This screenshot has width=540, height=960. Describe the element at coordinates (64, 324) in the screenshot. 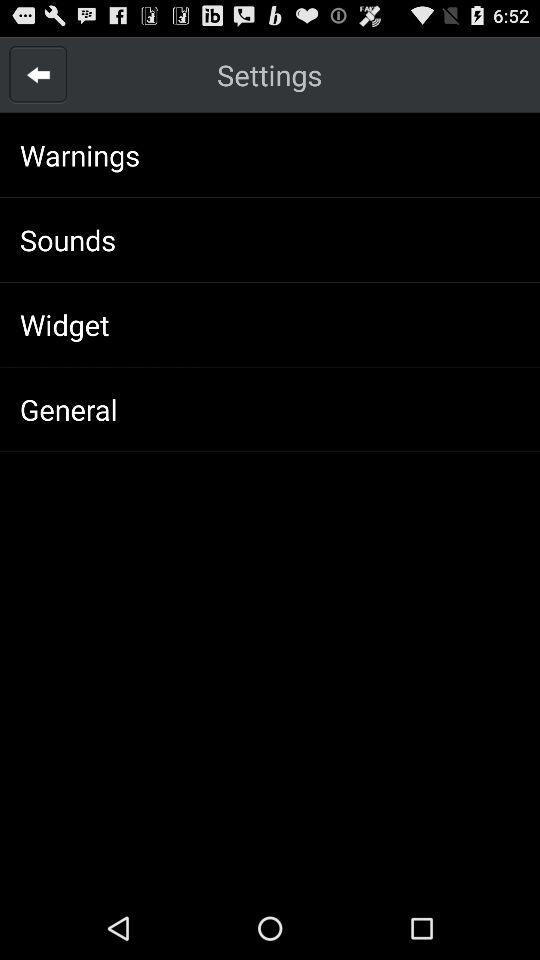

I see `icon above general app` at that location.